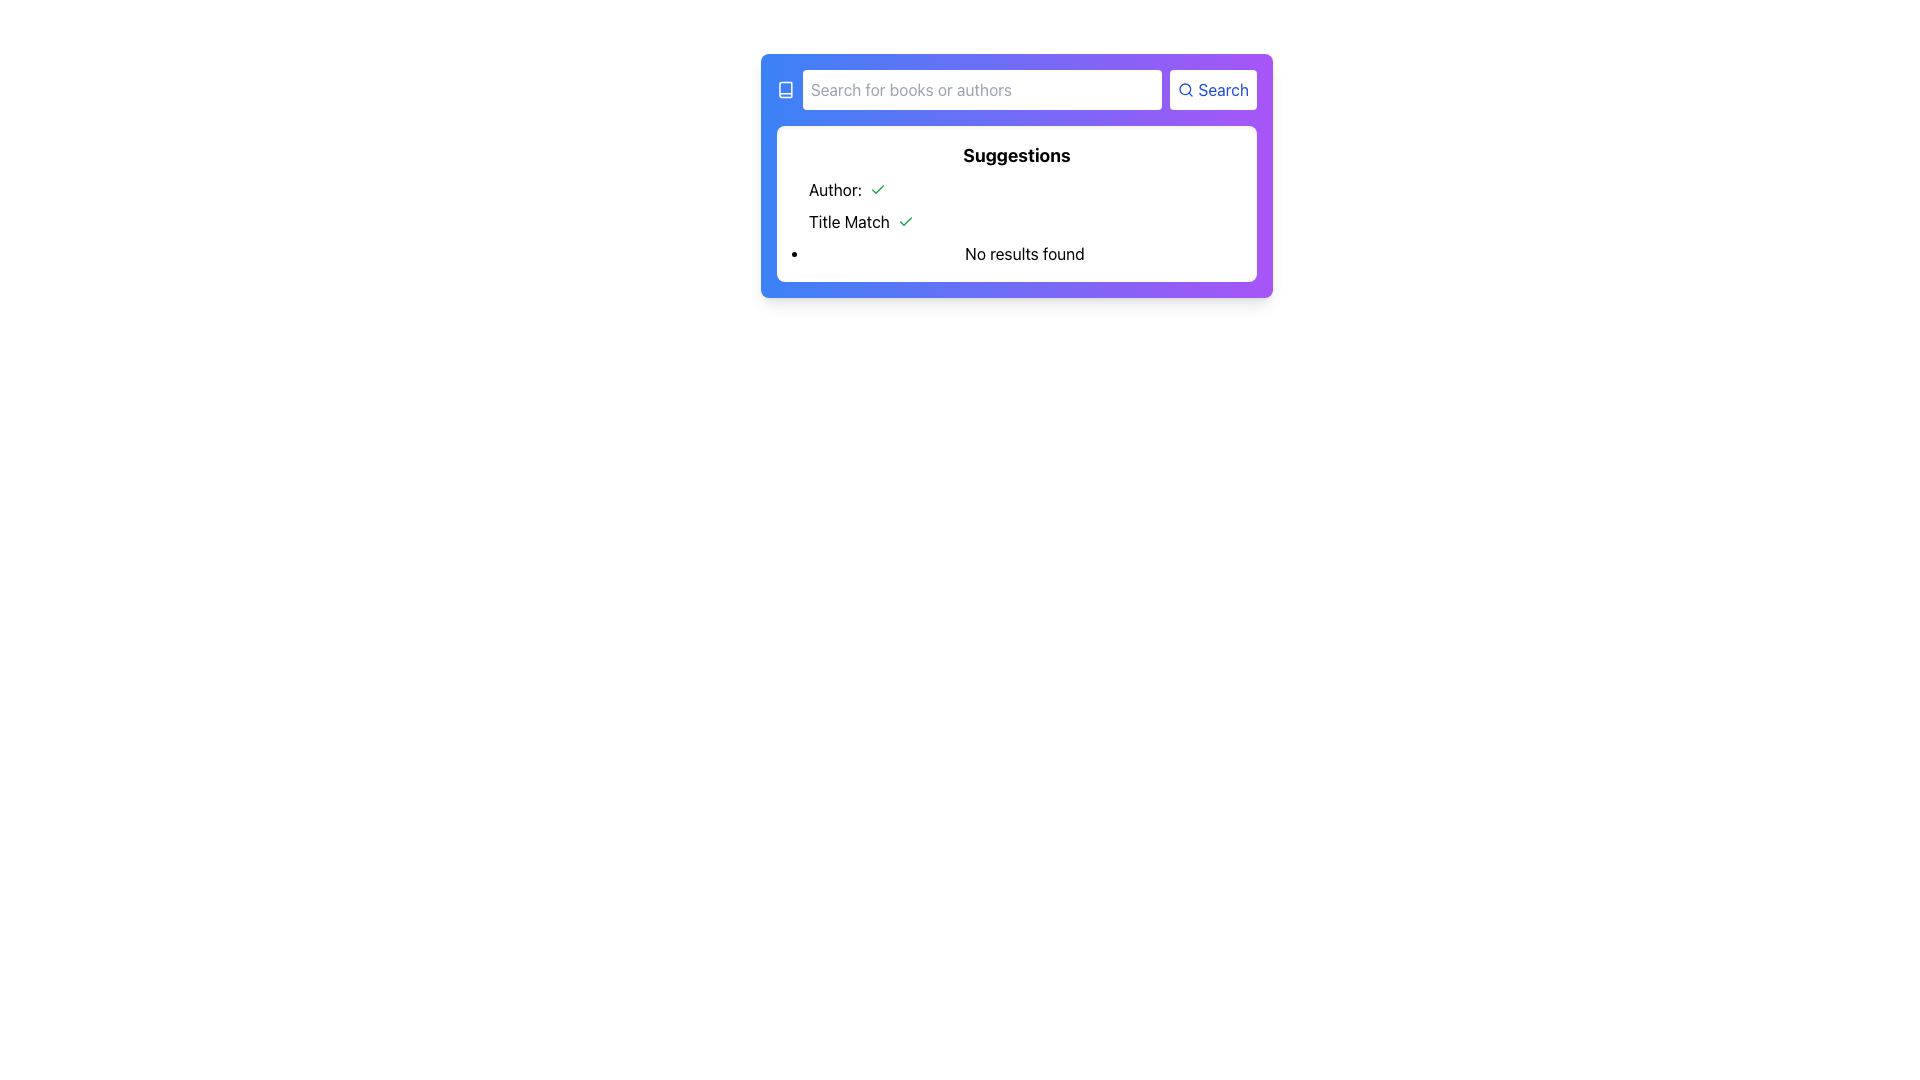  What do you see at coordinates (982, 88) in the screenshot?
I see `the text input field styled with rounded corners that has a placeholder saying 'Search for books or authors' to focus on it` at bounding box center [982, 88].